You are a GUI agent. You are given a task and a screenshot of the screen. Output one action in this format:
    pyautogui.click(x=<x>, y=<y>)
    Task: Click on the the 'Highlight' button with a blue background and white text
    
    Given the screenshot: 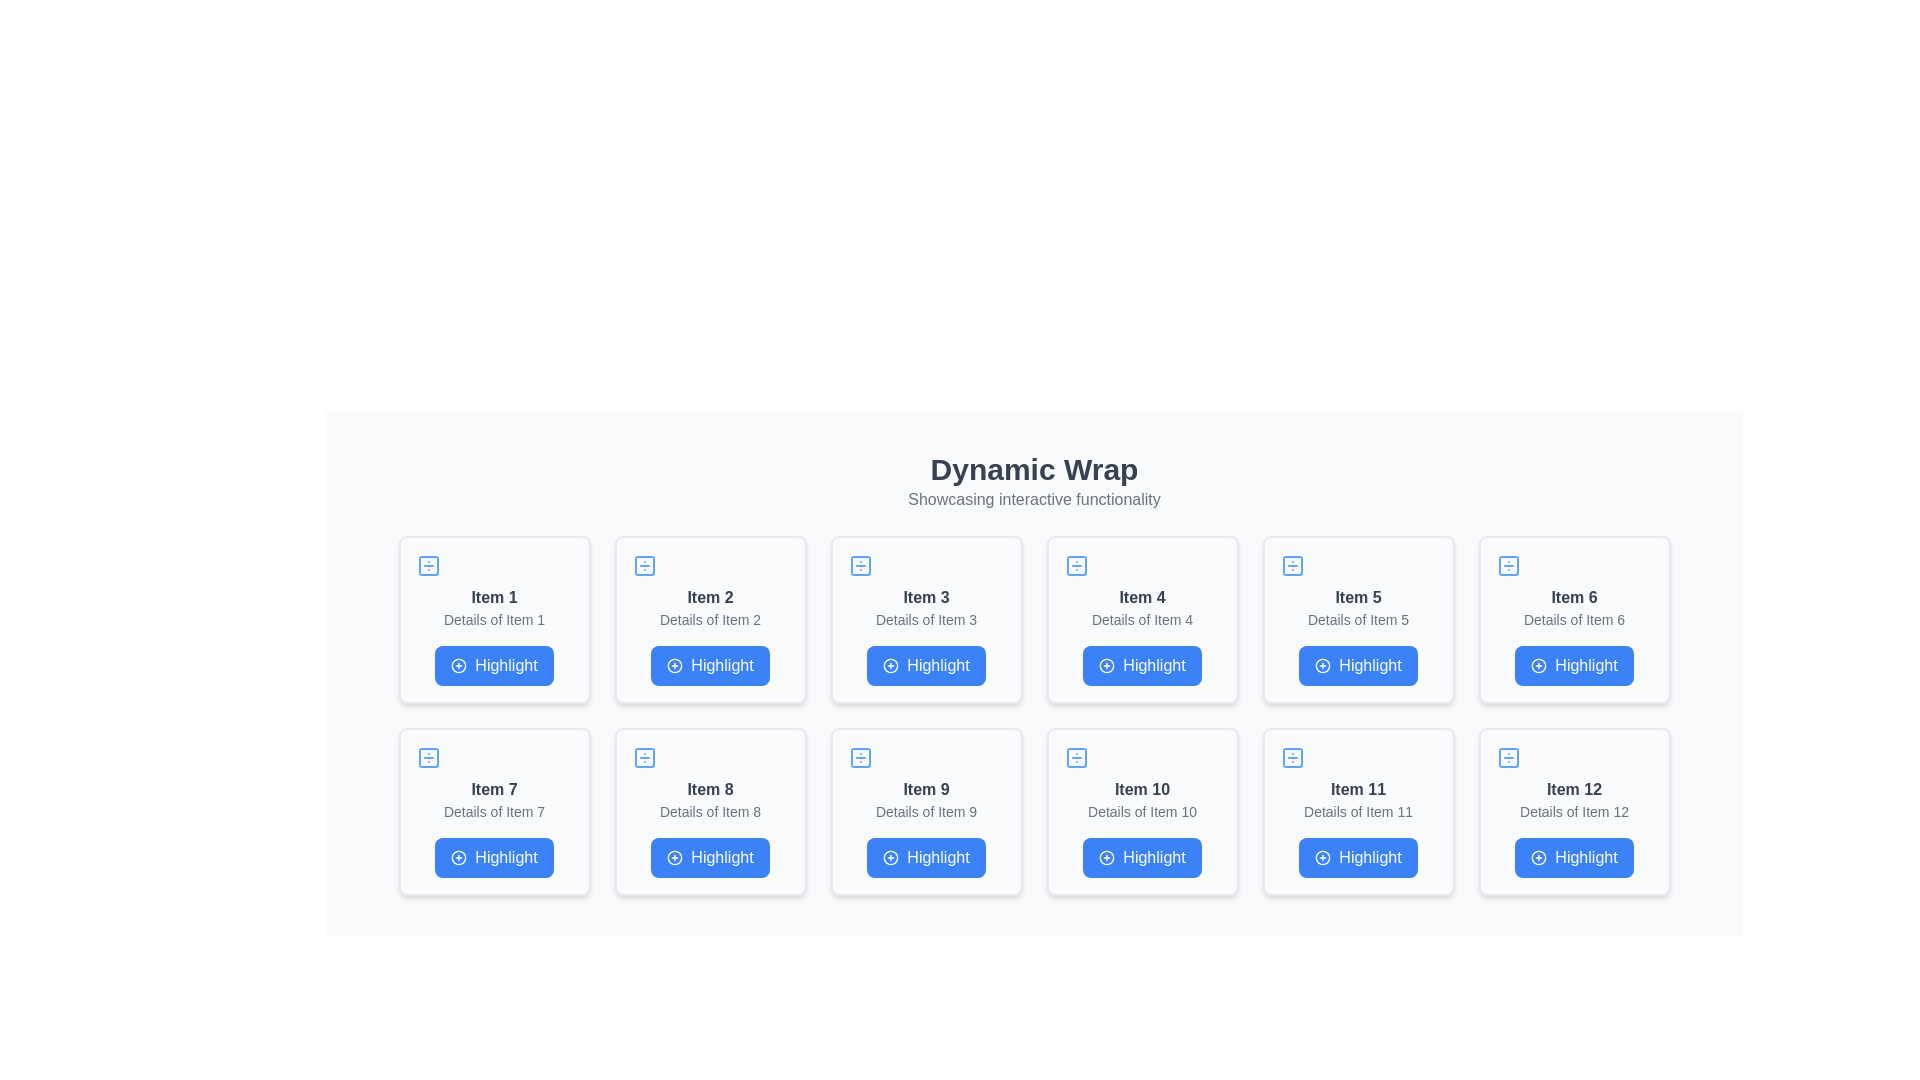 What is the action you would take?
    pyautogui.click(x=1358, y=856)
    